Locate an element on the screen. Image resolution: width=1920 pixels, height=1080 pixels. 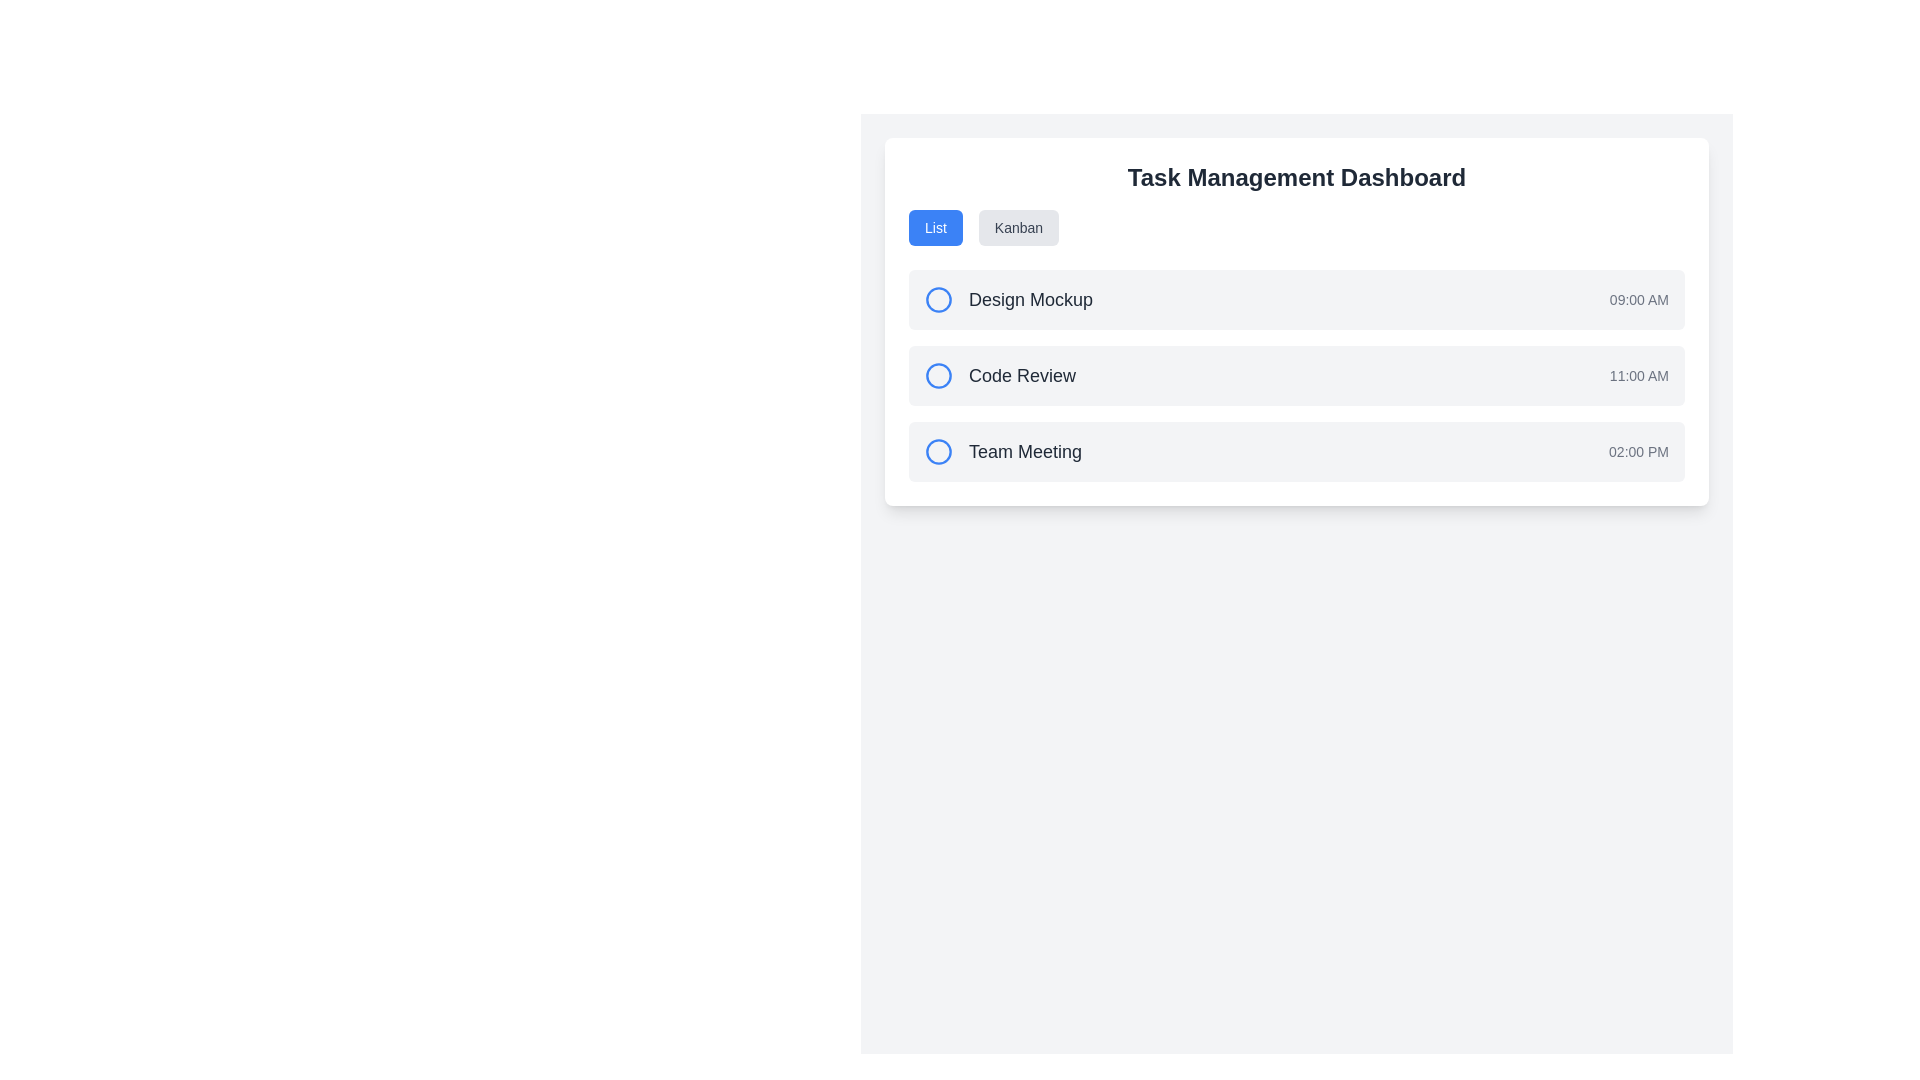
the Text Label indicating the title of the 'Team Meeting' in the scheduled events list is located at coordinates (1003, 451).